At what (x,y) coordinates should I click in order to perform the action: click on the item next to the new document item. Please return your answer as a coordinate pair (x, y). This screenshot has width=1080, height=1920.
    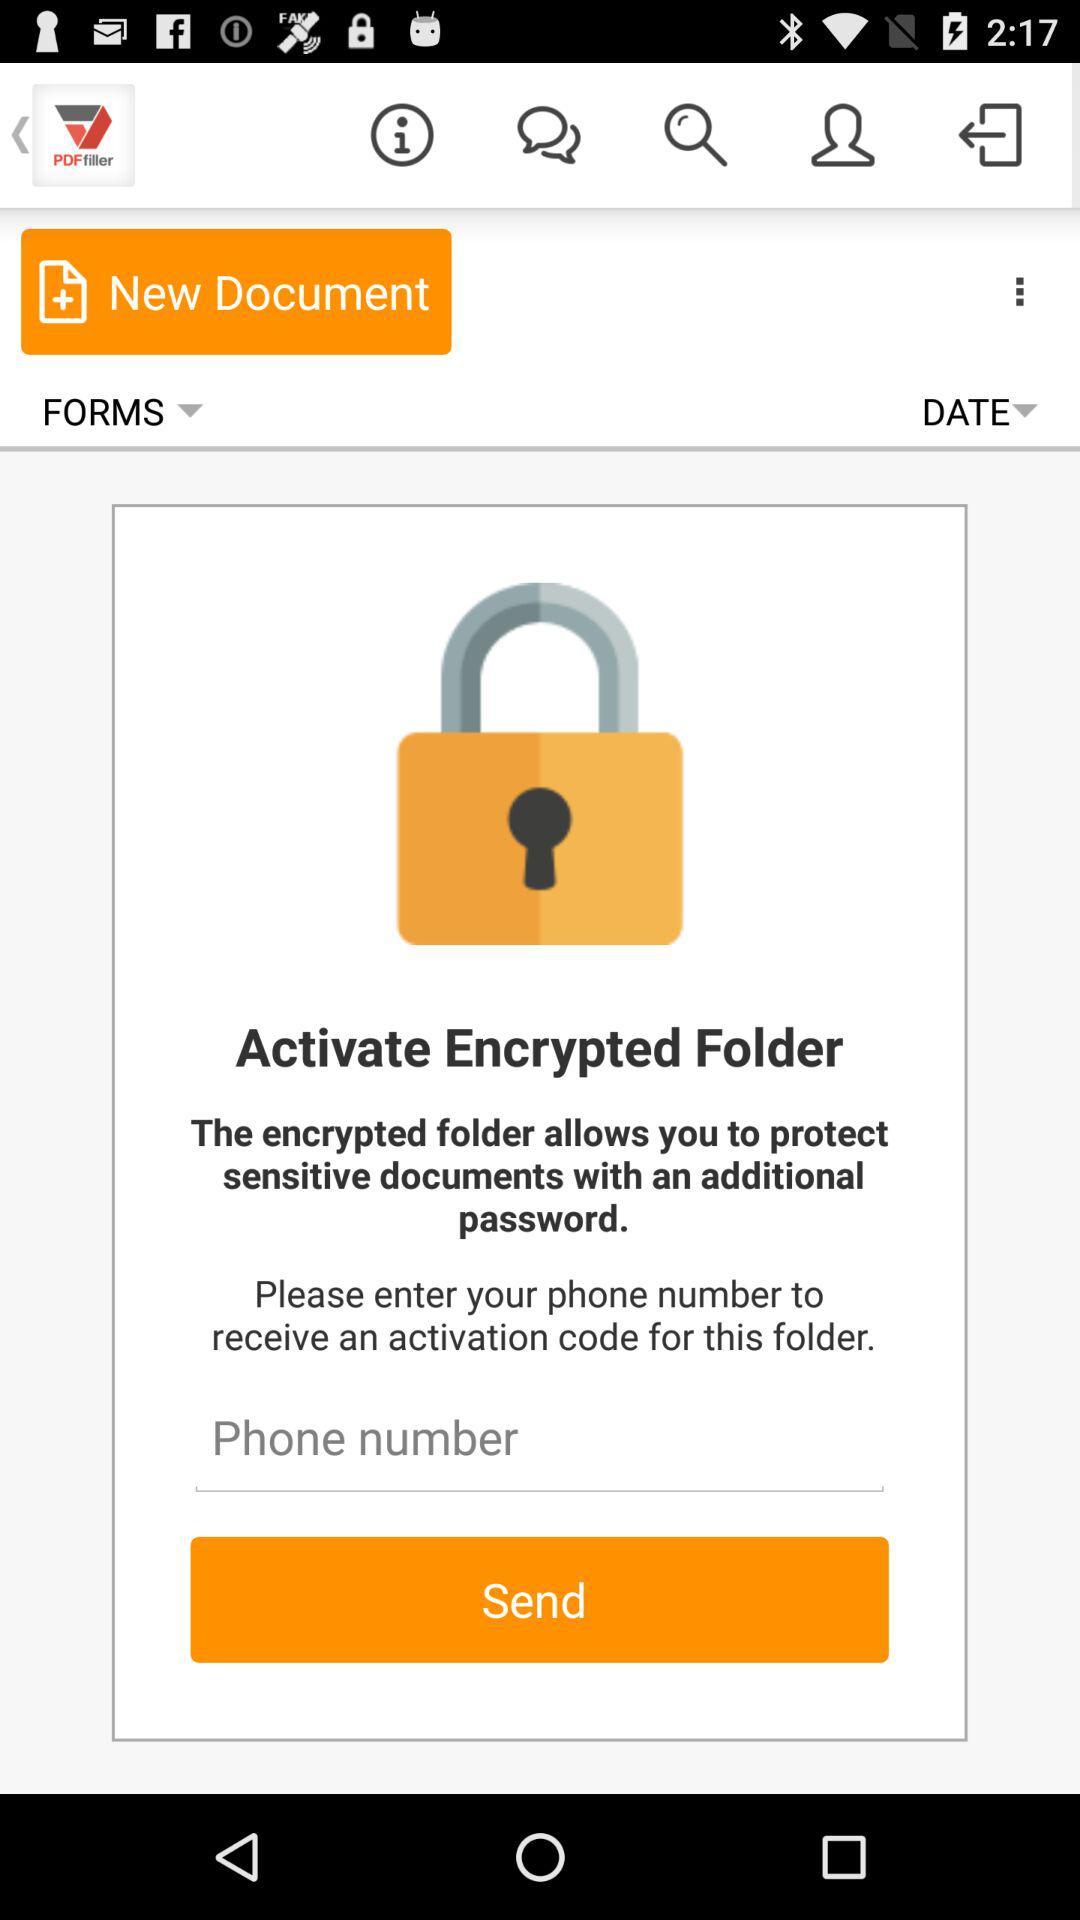
    Looking at the image, I should click on (1019, 290).